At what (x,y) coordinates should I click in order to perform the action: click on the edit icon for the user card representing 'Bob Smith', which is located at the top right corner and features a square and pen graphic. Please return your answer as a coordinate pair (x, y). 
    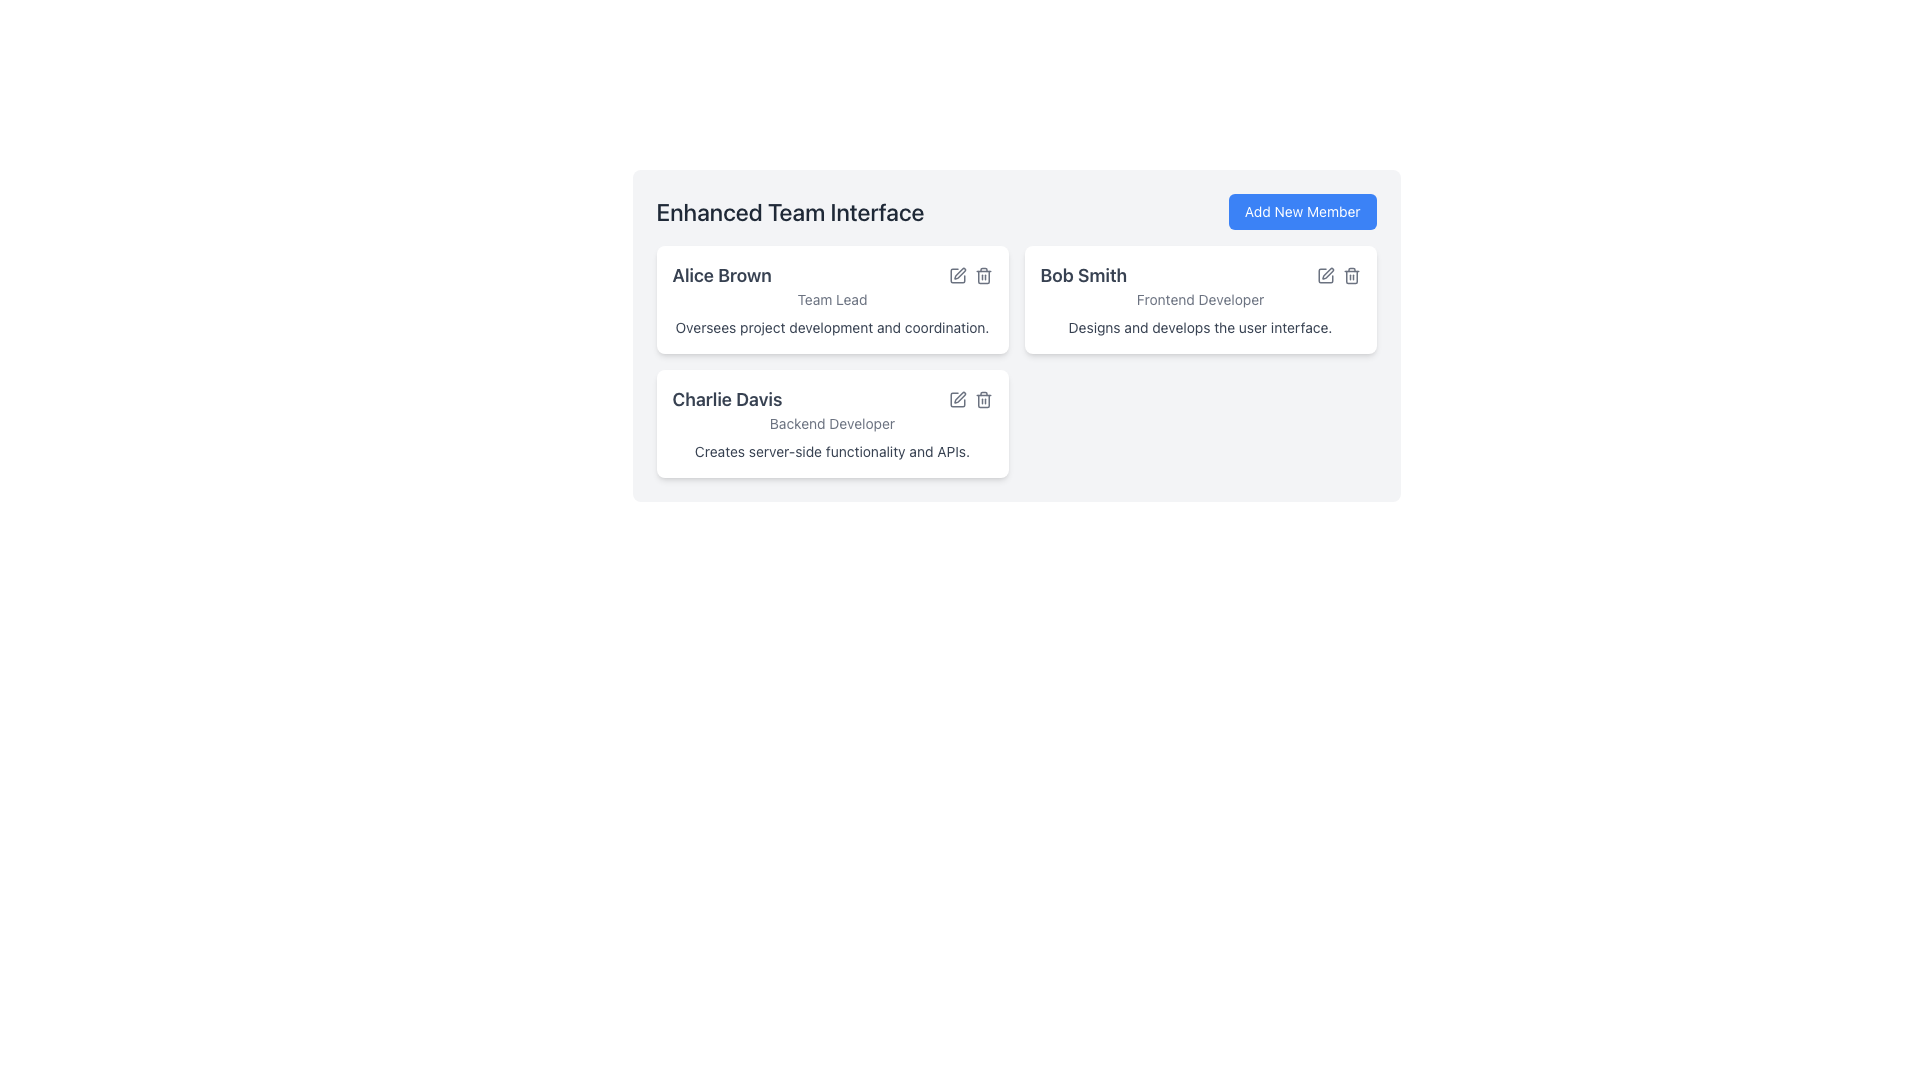
    Looking at the image, I should click on (1325, 276).